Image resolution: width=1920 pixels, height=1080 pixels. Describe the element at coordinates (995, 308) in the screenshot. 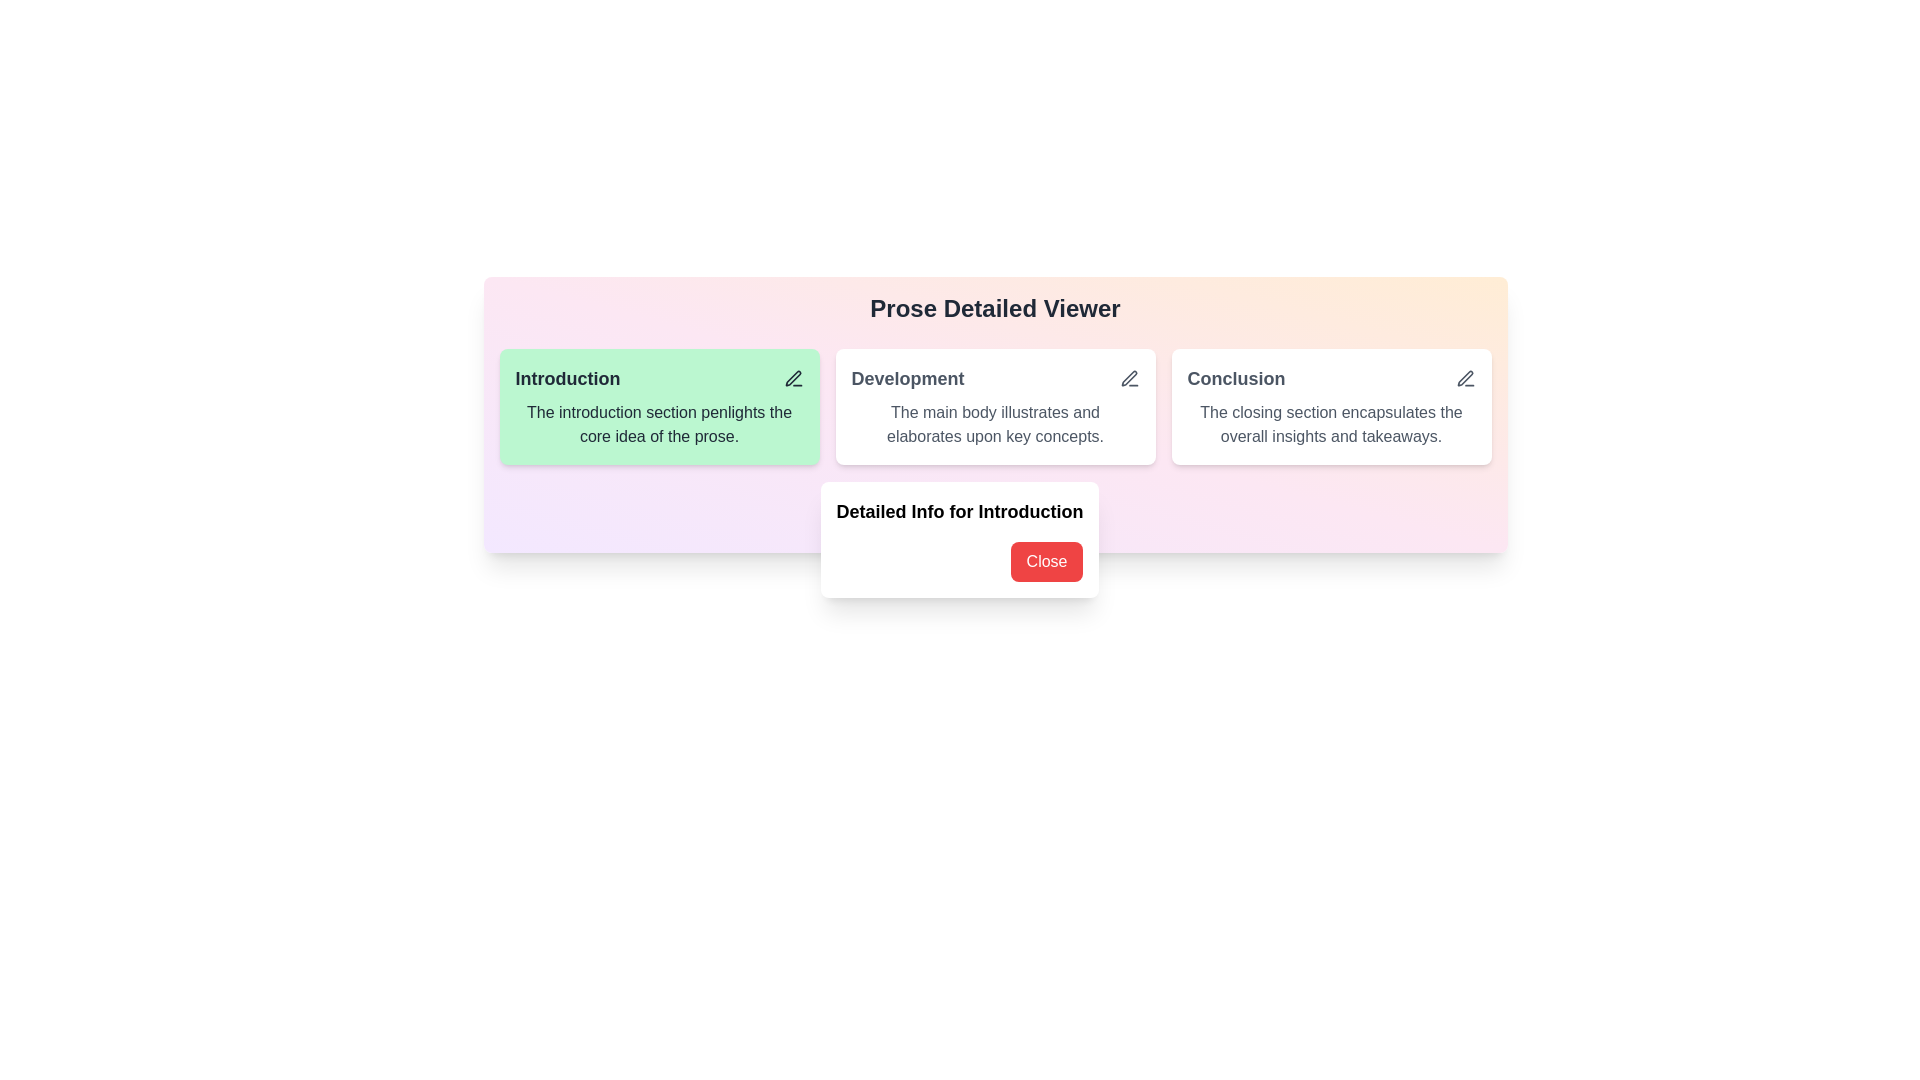

I see `text content 'Prose Detailed Viewer' which is a large, bold, dark gray title at the top of its section` at that location.